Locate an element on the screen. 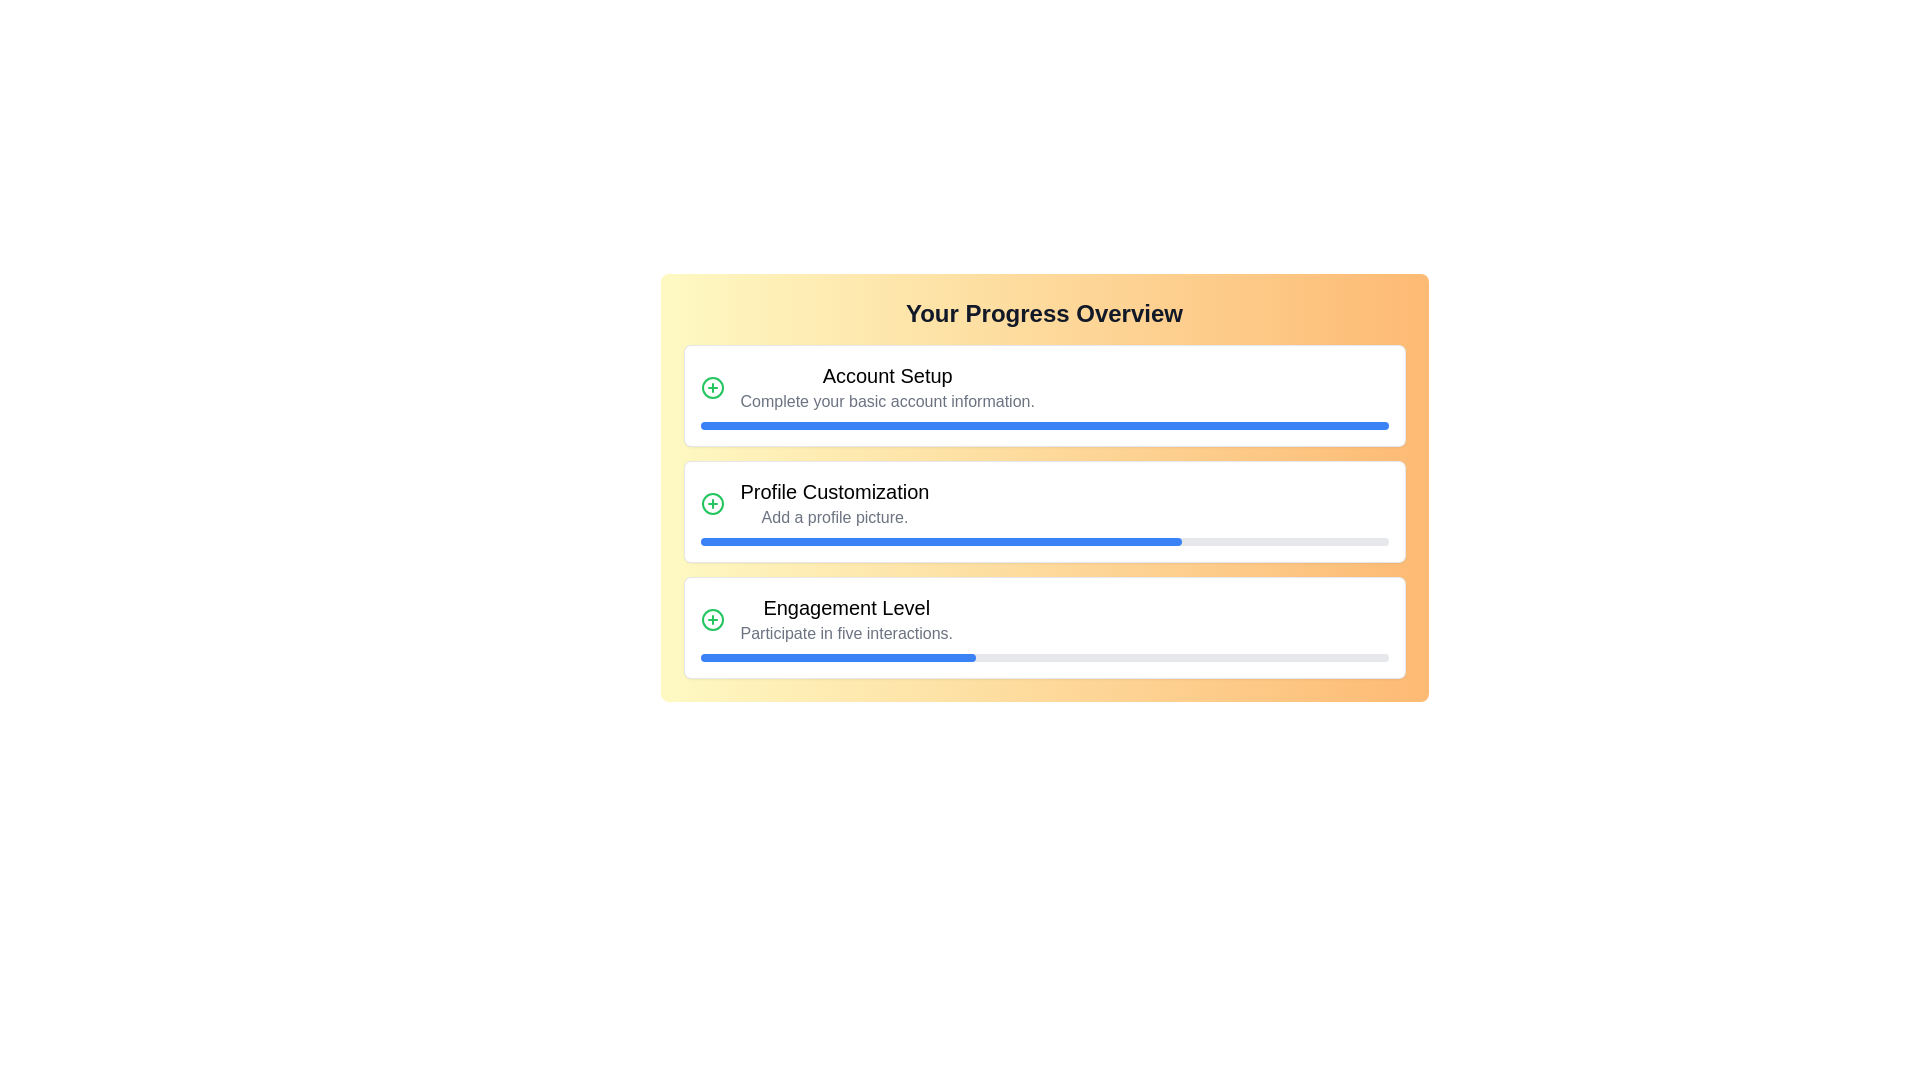 The image size is (1920, 1080). the progress bar located within the 'Account Setup' card, which visually indicates the completion status of a task is located at coordinates (1043, 424).